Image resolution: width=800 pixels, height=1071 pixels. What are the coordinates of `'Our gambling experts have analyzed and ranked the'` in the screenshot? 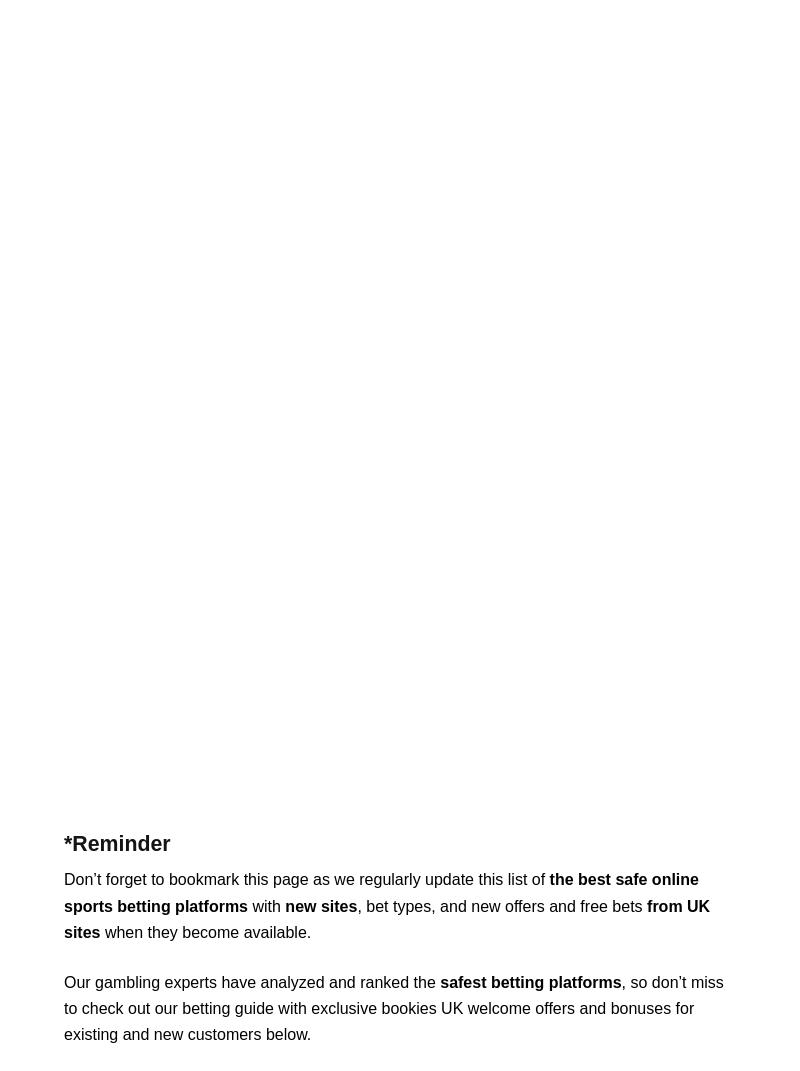 It's located at (63, 980).